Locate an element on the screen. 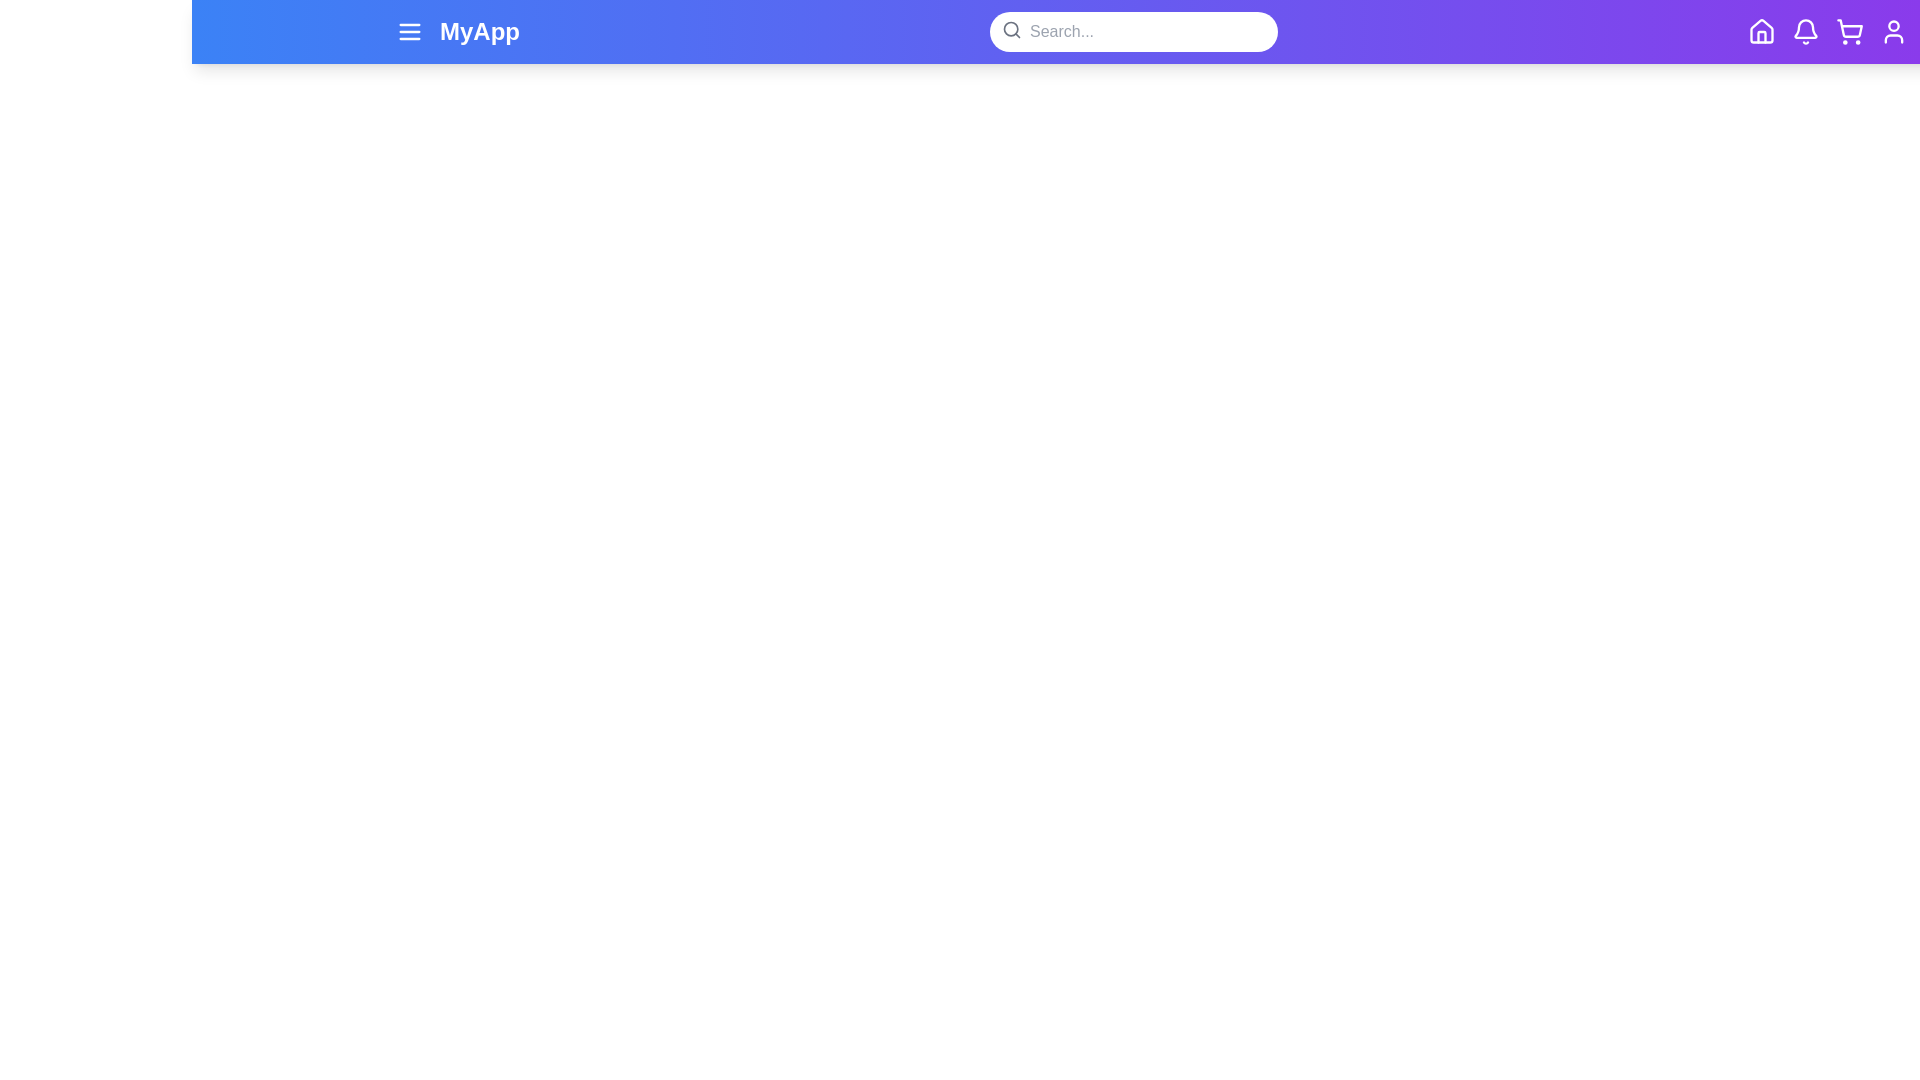 The width and height of the screenshot is (1920, 1080). the icon with the specified name: bell is located at coordinates (1805, 31).